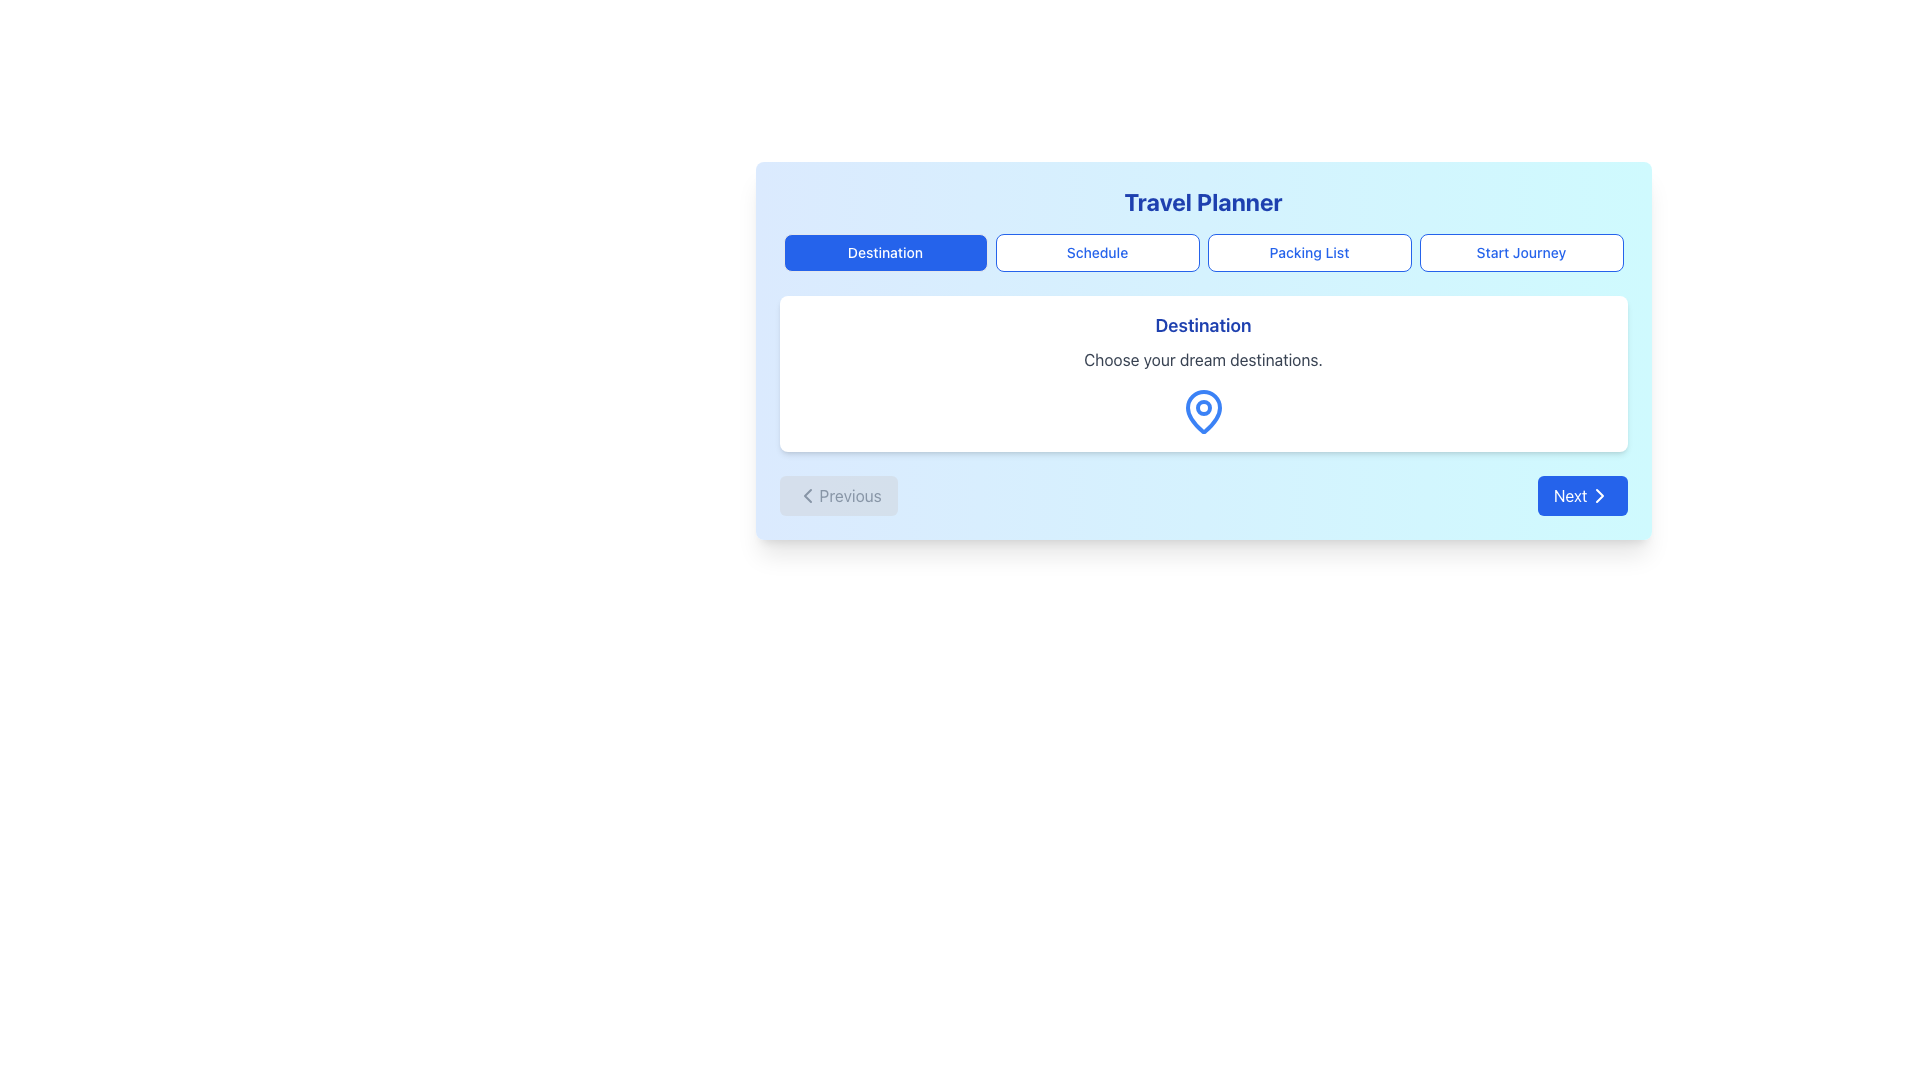 Image resolution: width=1920 pixels, height=1080 pixels. I want to click on the first button in the row that serves as a selection option for 'Destination', so click(884, 252).